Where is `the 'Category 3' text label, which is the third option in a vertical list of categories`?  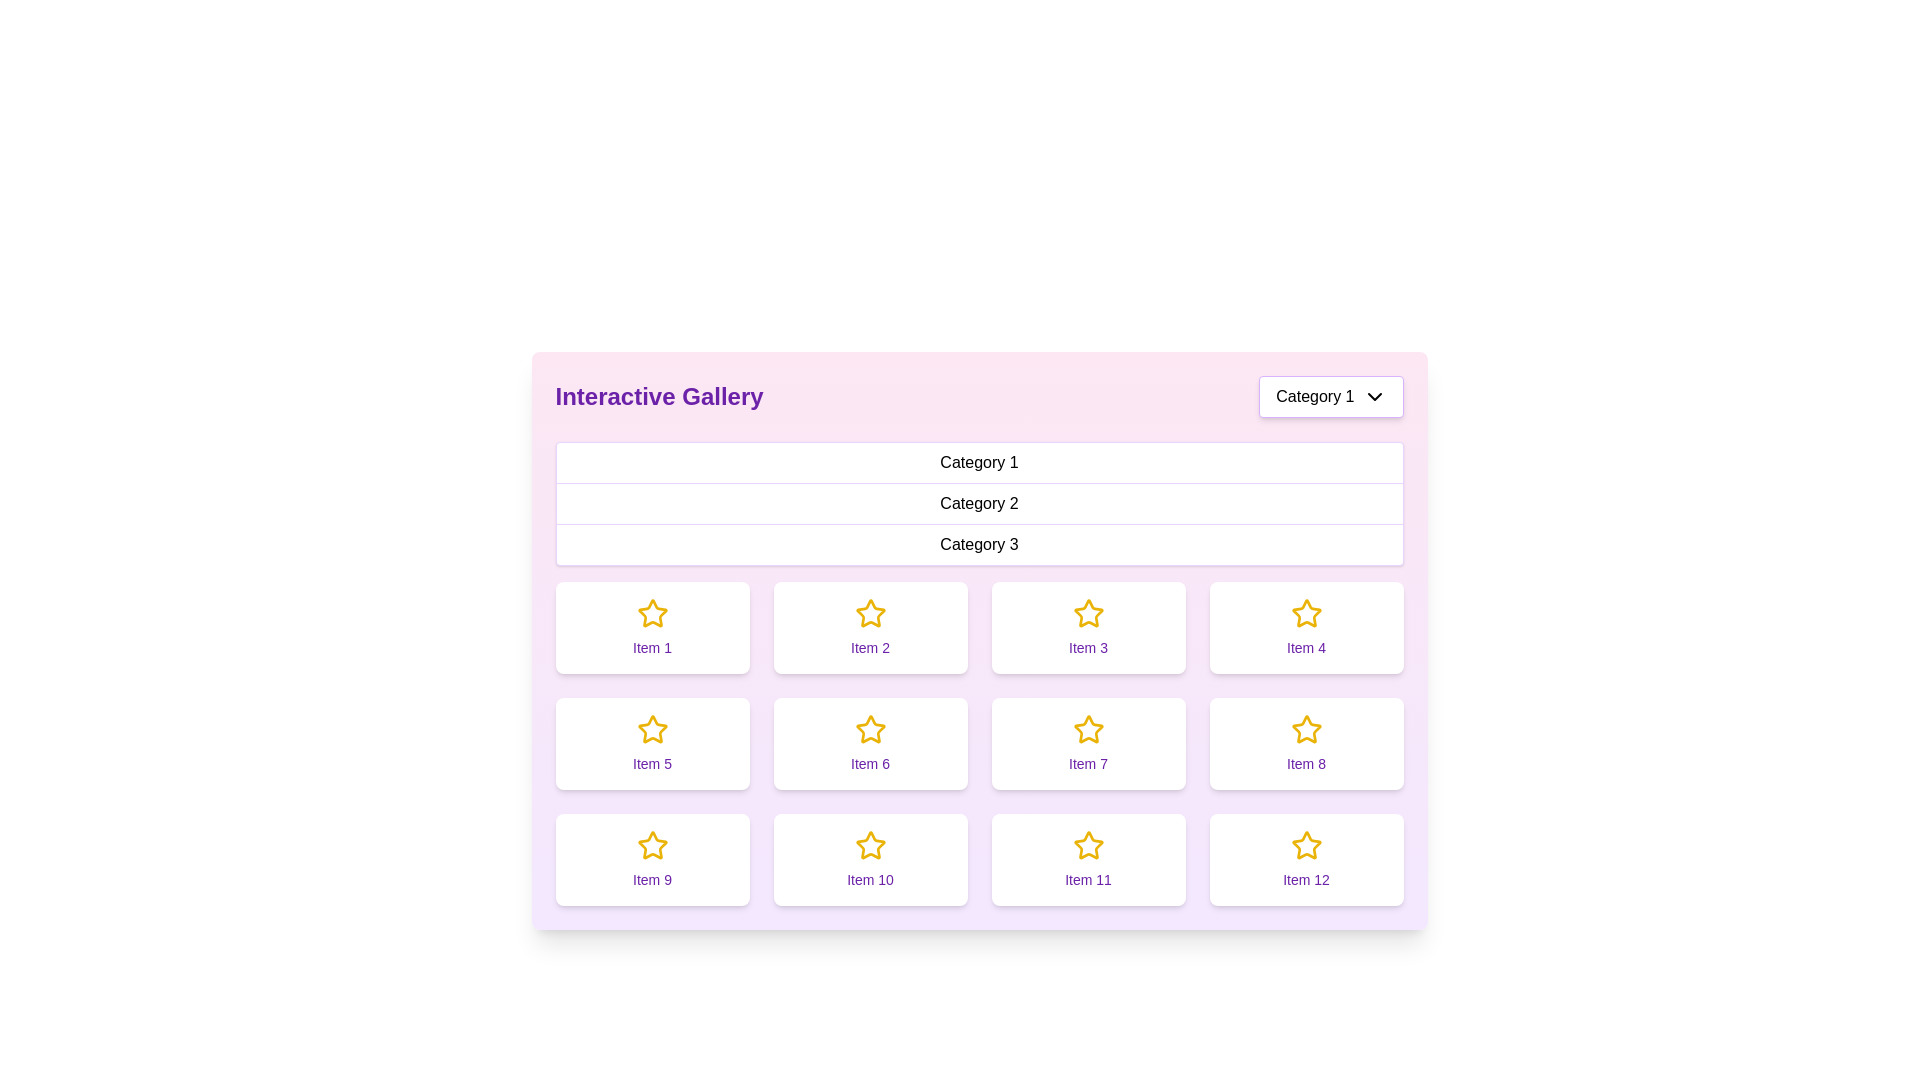
the 'Category 3' text label, which is the third option in a vertical list of categories is located at coordinates (979, 544).